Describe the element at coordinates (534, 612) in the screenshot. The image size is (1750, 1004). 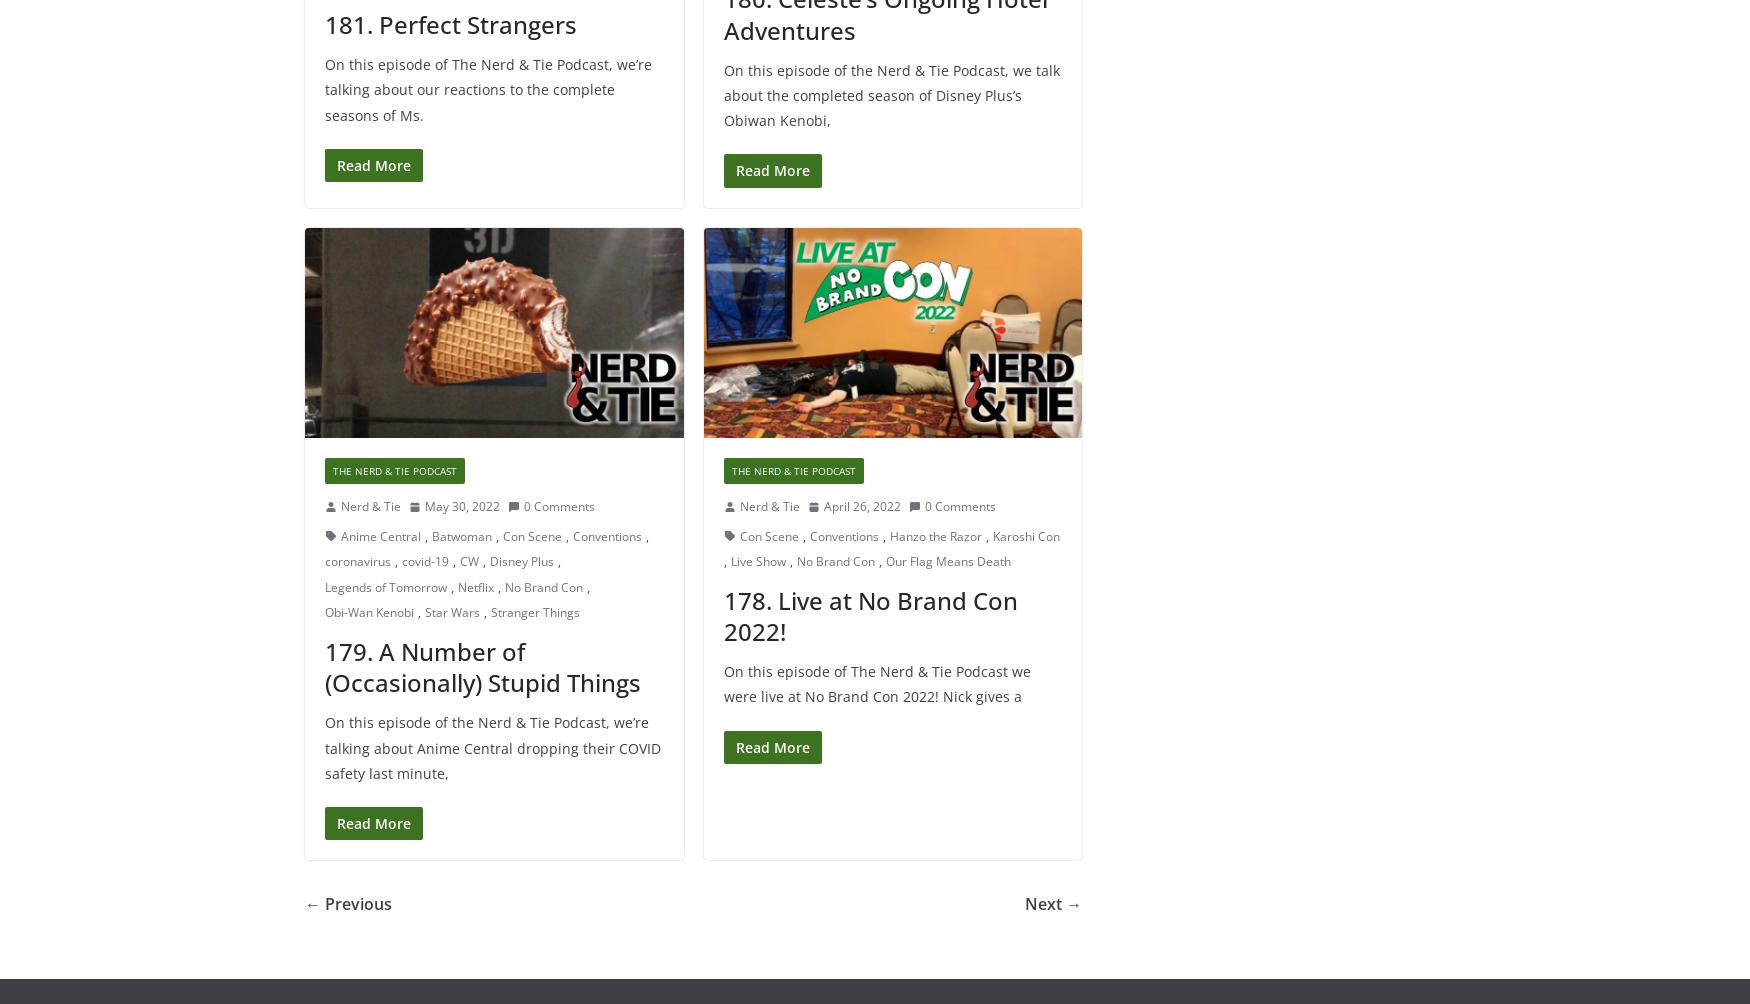
I see `'Stranger Things'` at that location.